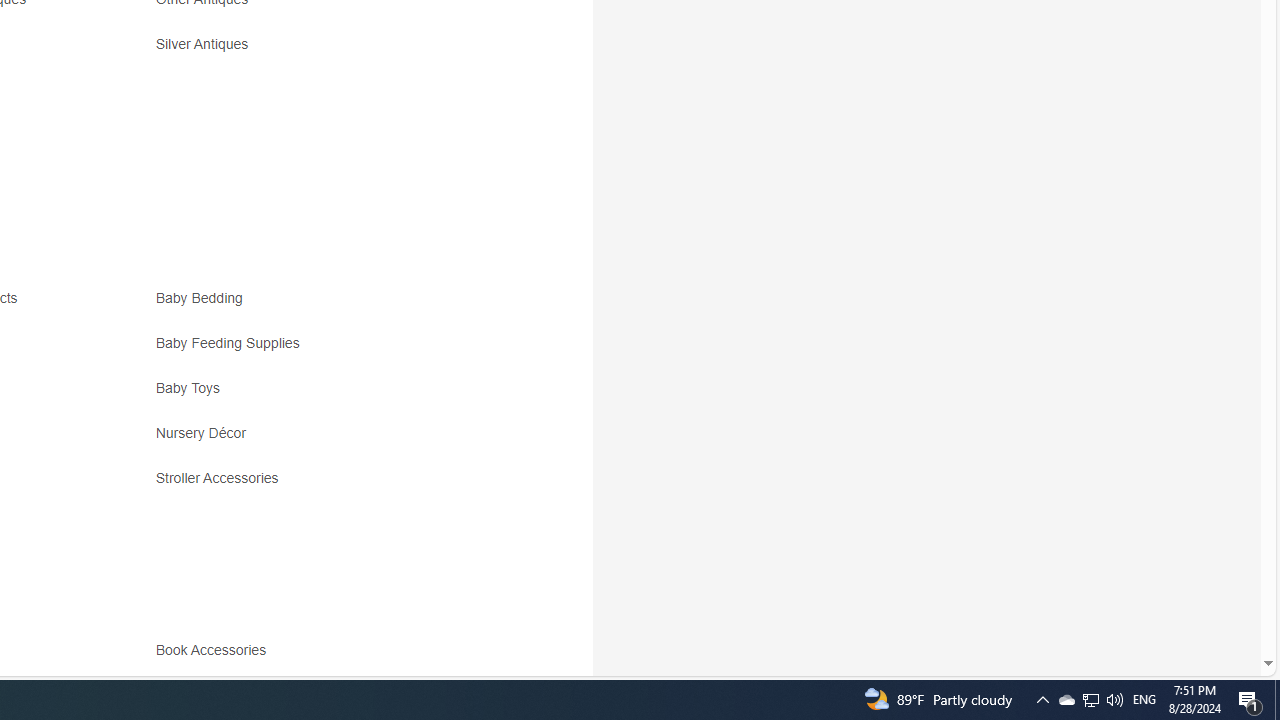 The image size is (1280, 720). What do you see at coordinates (332, 395) in the screenshot?
I see `'Baby Toys'` at bounding box center [332, 395].